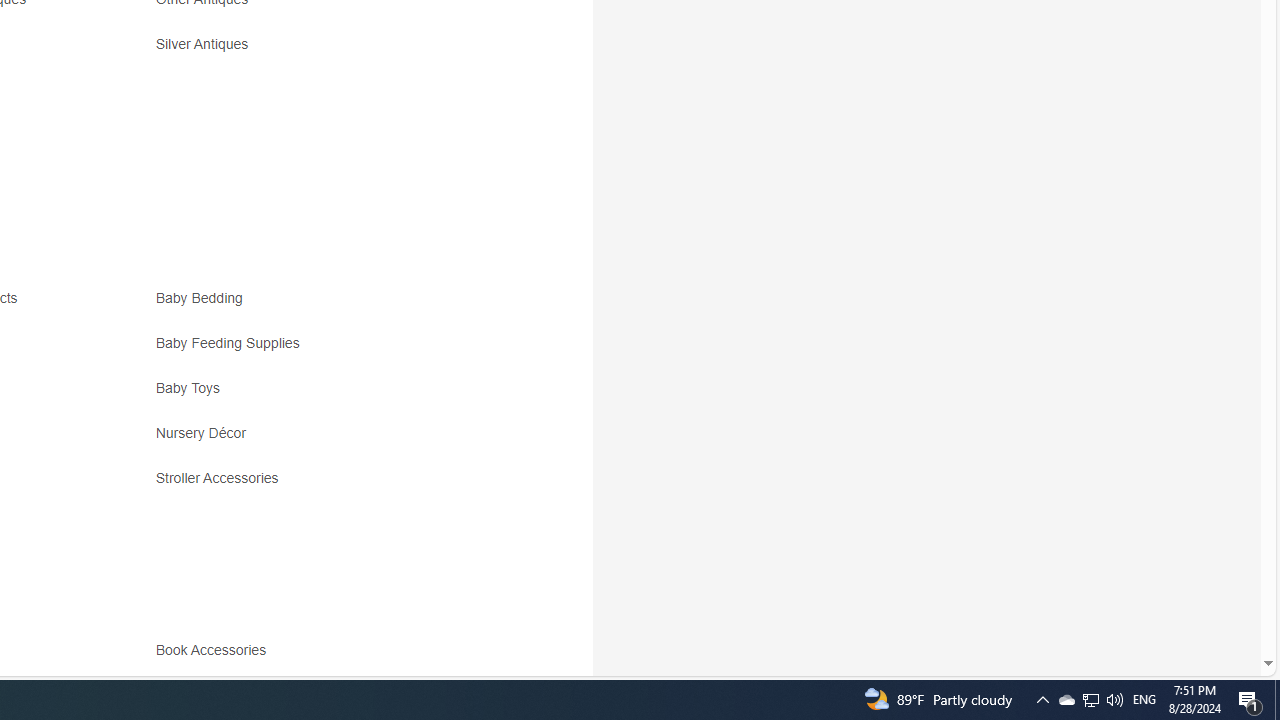 The image size is (1280, 720). What do you see at coordinates (332, 395) in the screenshot?
I see `'Baby Toys'` at bounding box center [332, 395].